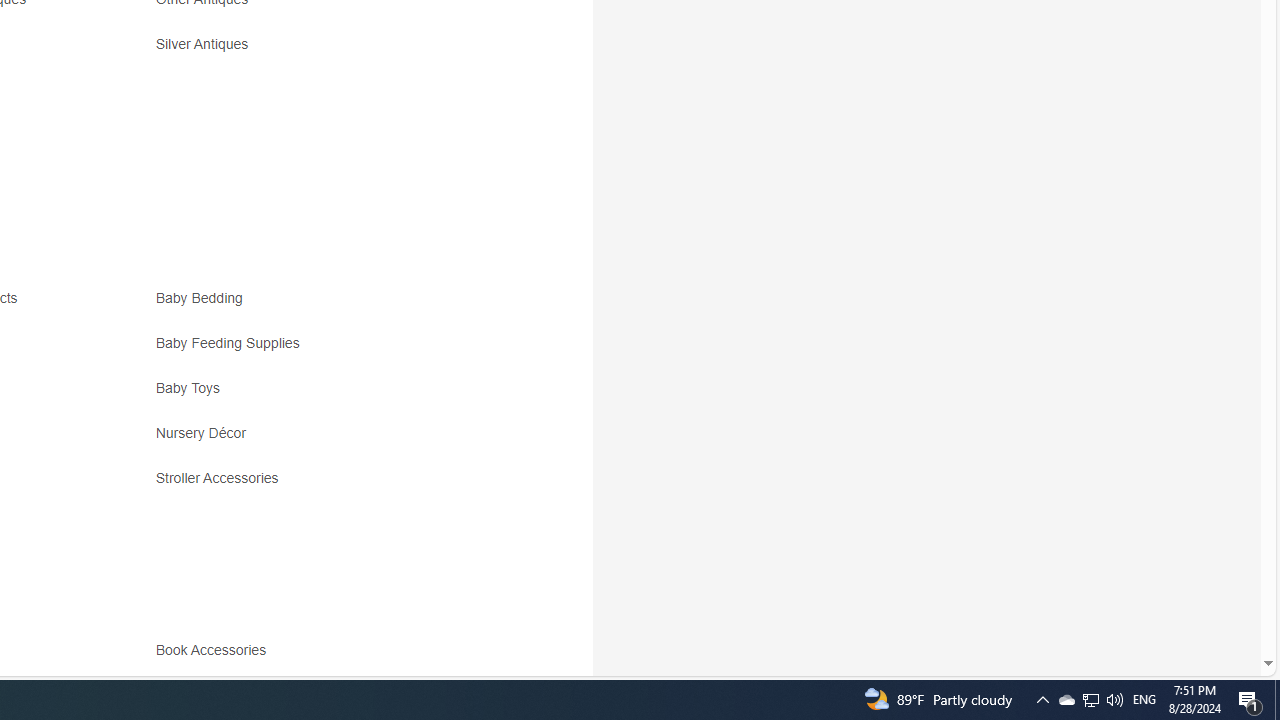 The image size is (1280, 720). What do you see at coordinates (332, 395) in the screenshot?
I see `'Baby Toys'` at bounding box center [332, 395].